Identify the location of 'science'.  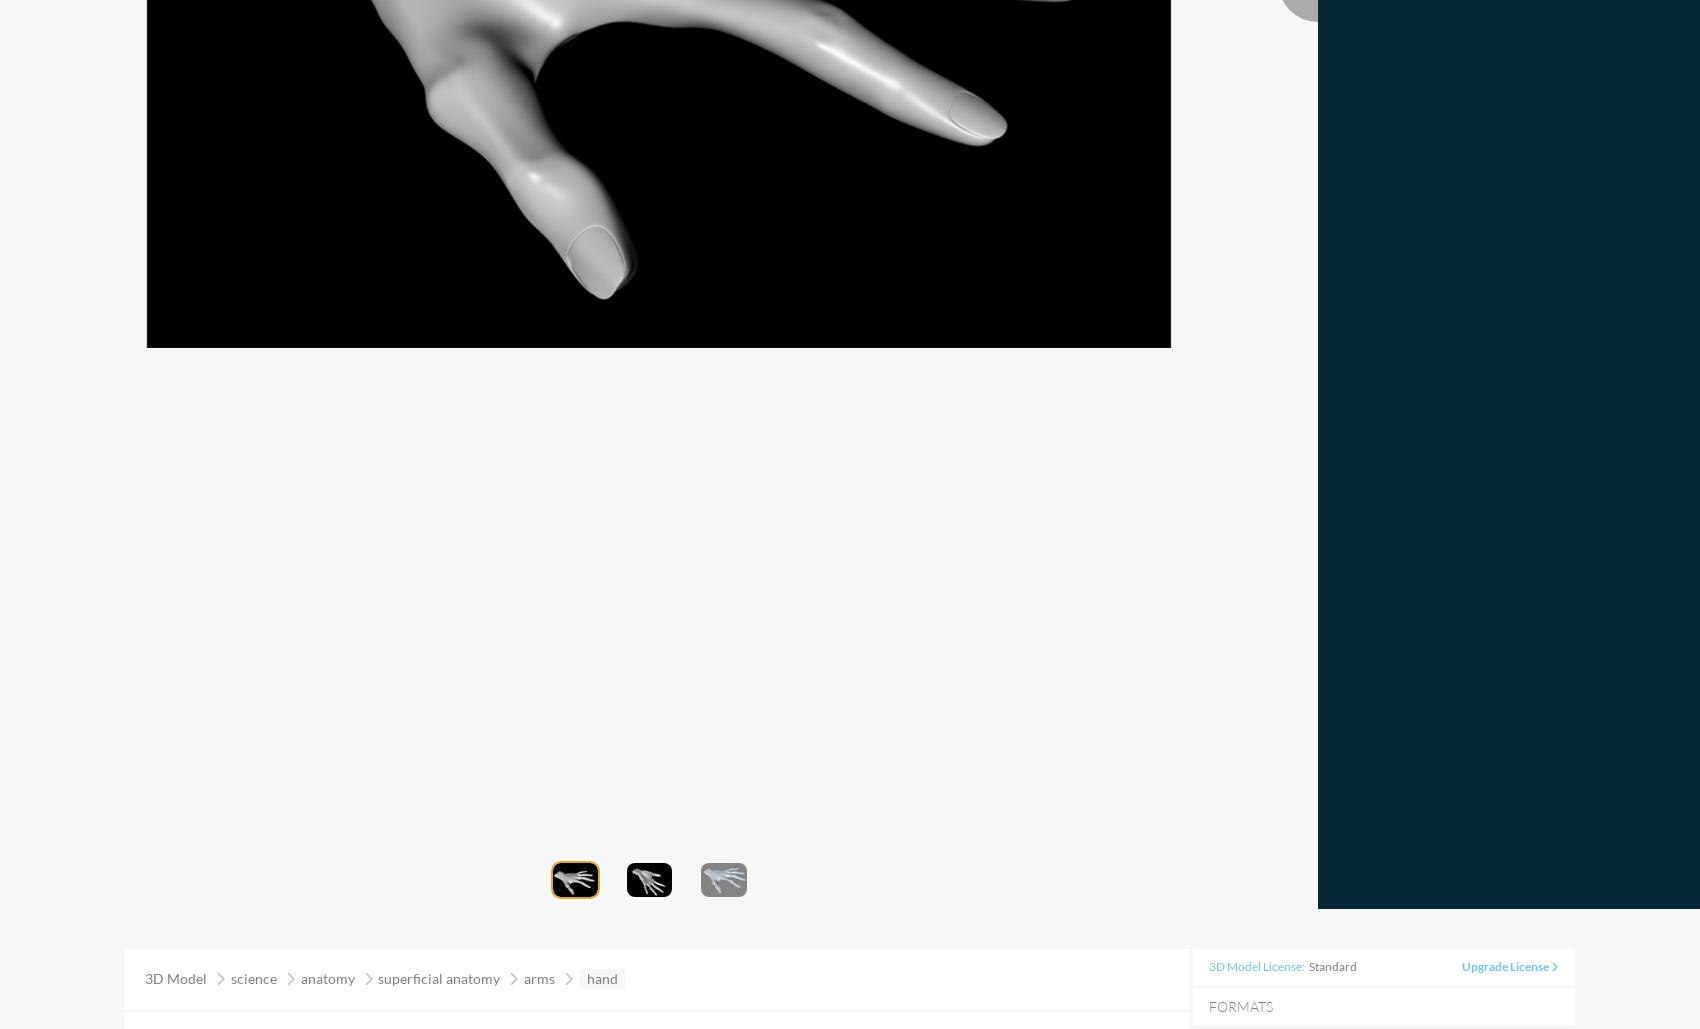
(252, 977).